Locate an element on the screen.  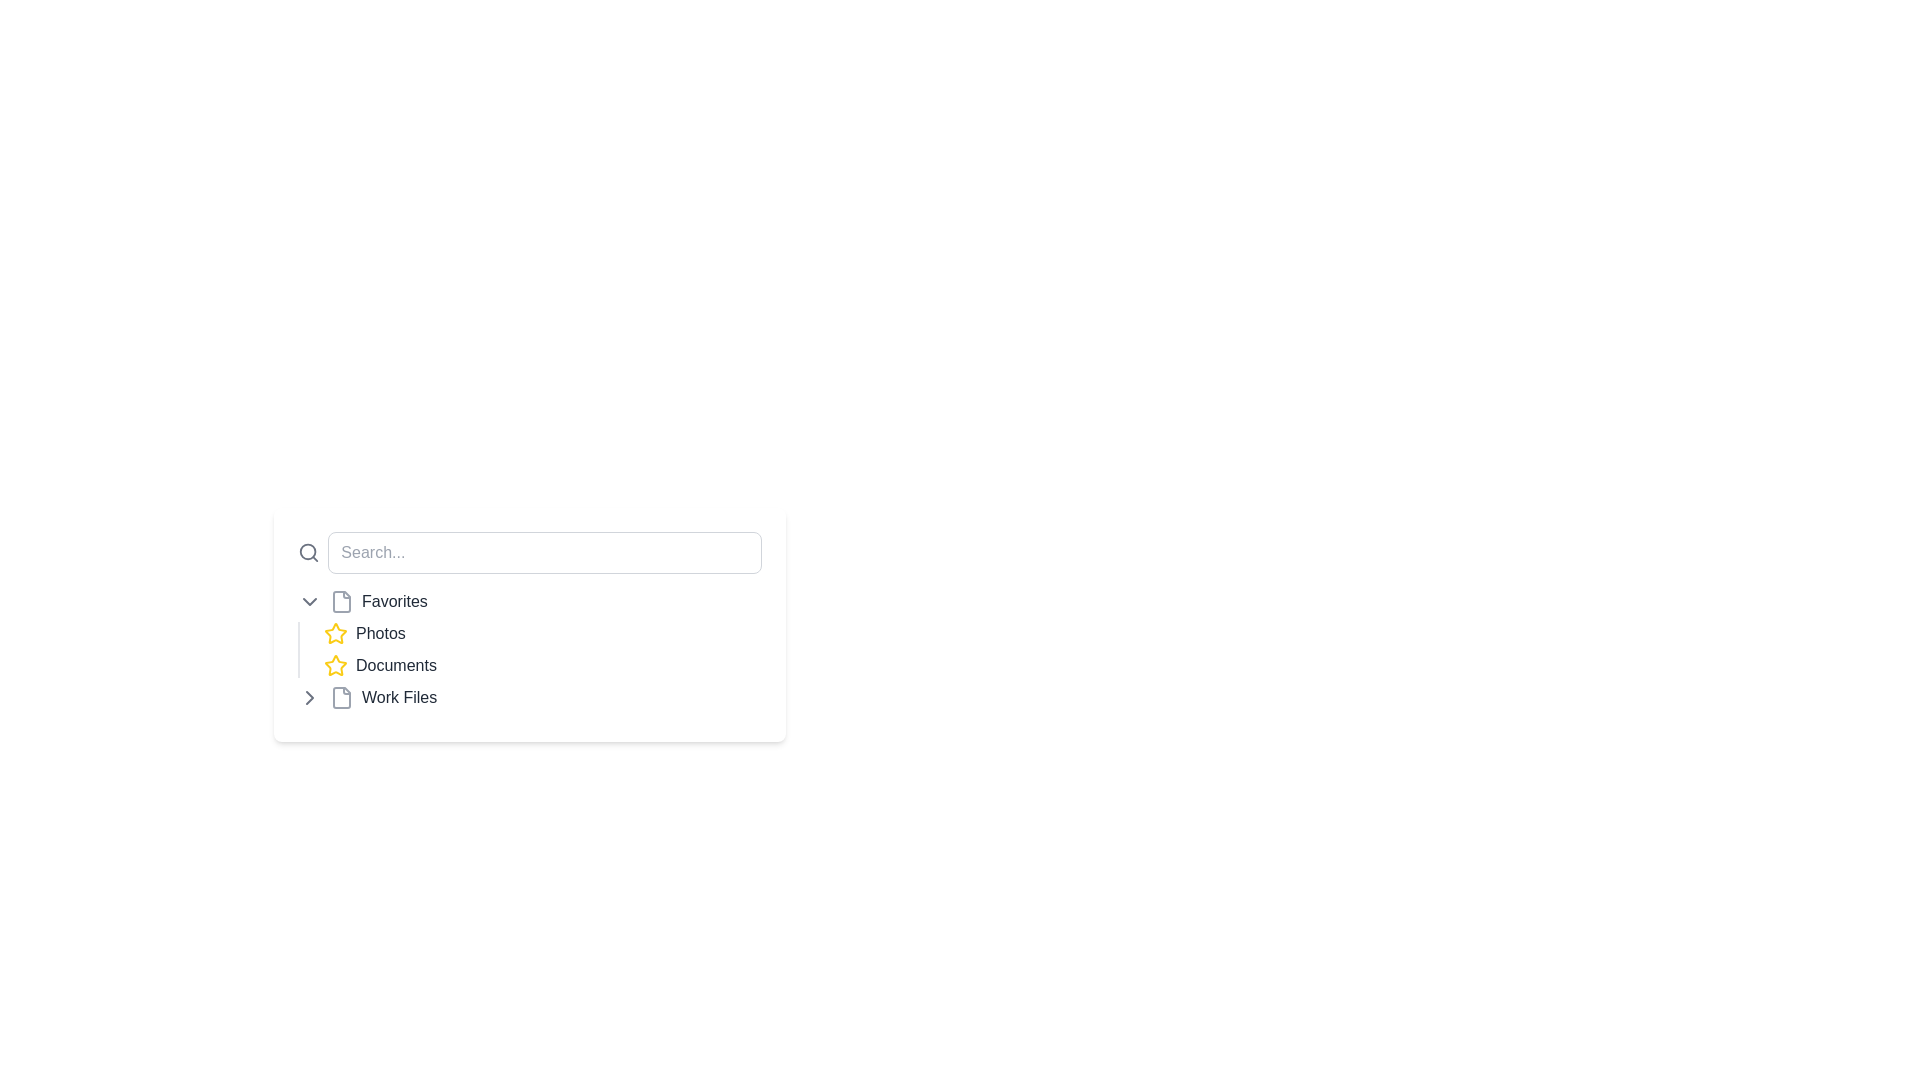
the 'Favorites' icon in the navigation menu, which is positioned to the left of the 'Favorites' label and to the right of a downward chevron icon is located at coordinates (341, 600).